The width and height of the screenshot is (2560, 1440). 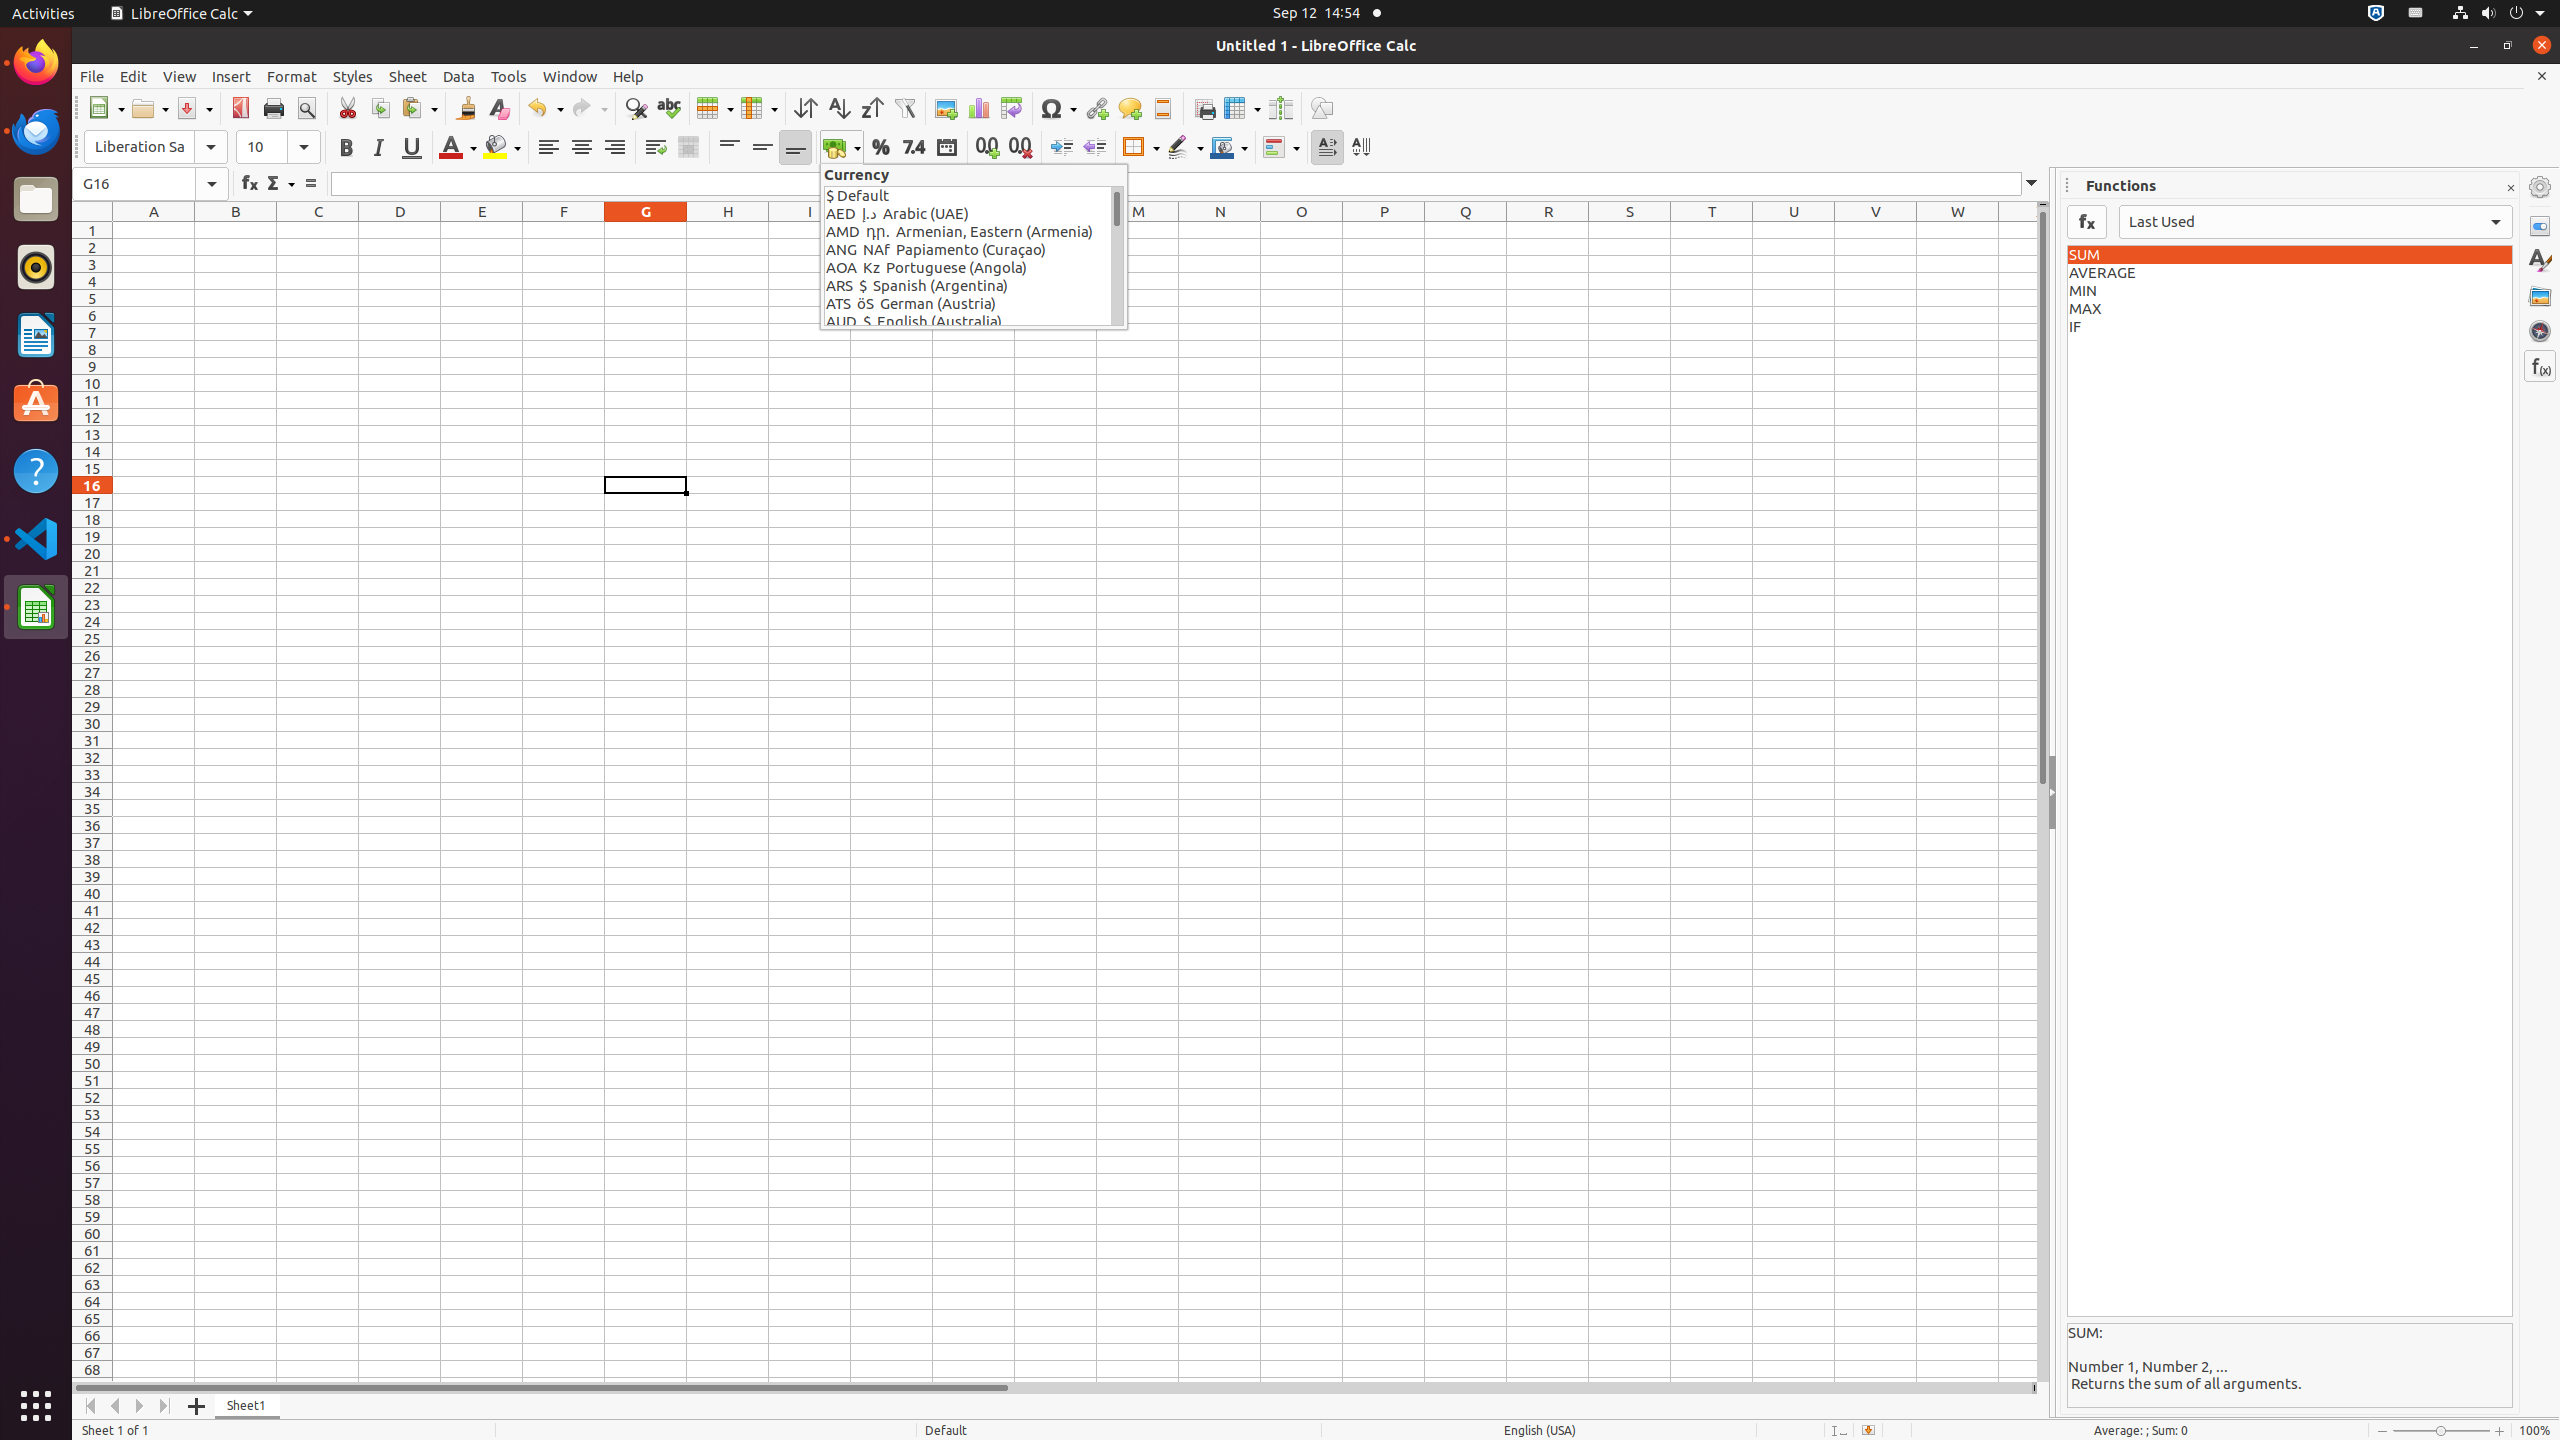 What do you see at coordinates (978, 107) in the screenshot?
I see `'Chart'` at bounding box center [978, 107].